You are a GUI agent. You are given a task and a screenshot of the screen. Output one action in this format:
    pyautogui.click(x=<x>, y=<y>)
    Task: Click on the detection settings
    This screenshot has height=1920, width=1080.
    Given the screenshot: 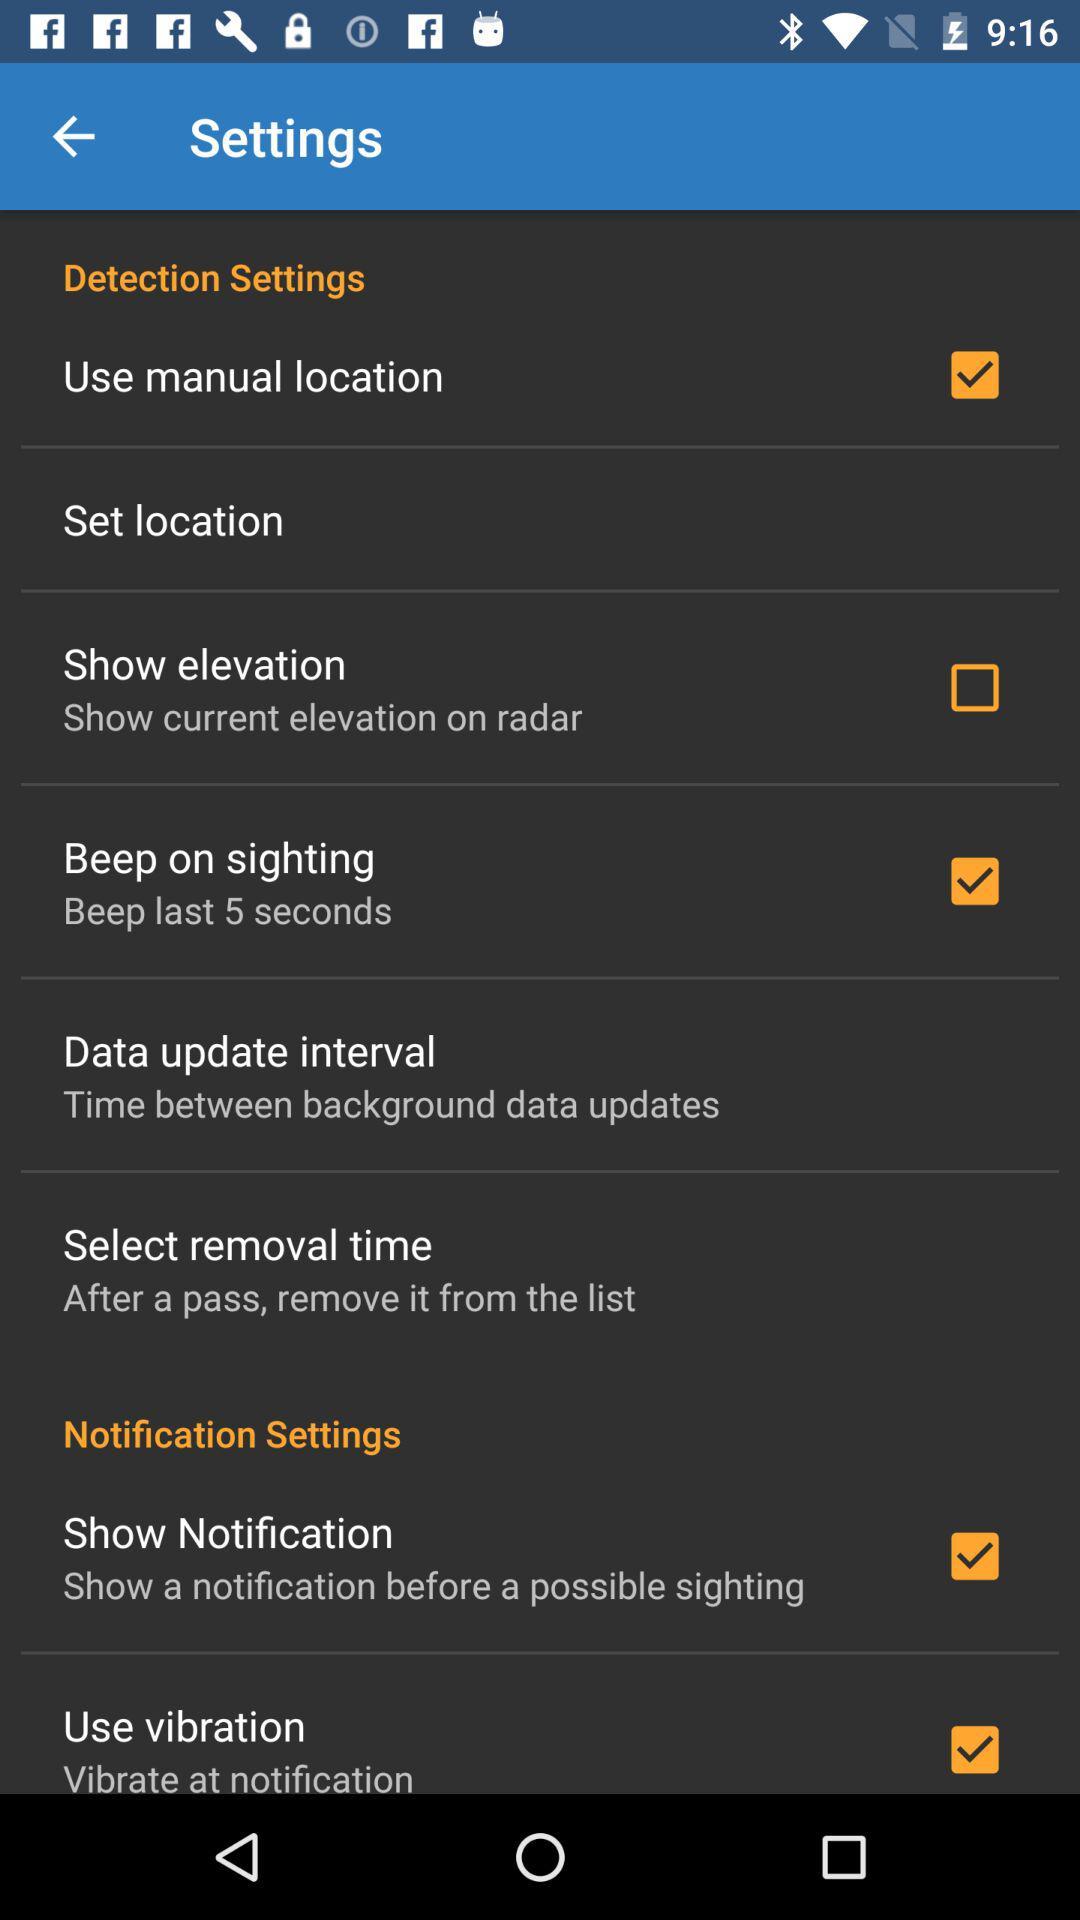 What is the action you would take?
    pyautogui.click(x=540, y=254)
    